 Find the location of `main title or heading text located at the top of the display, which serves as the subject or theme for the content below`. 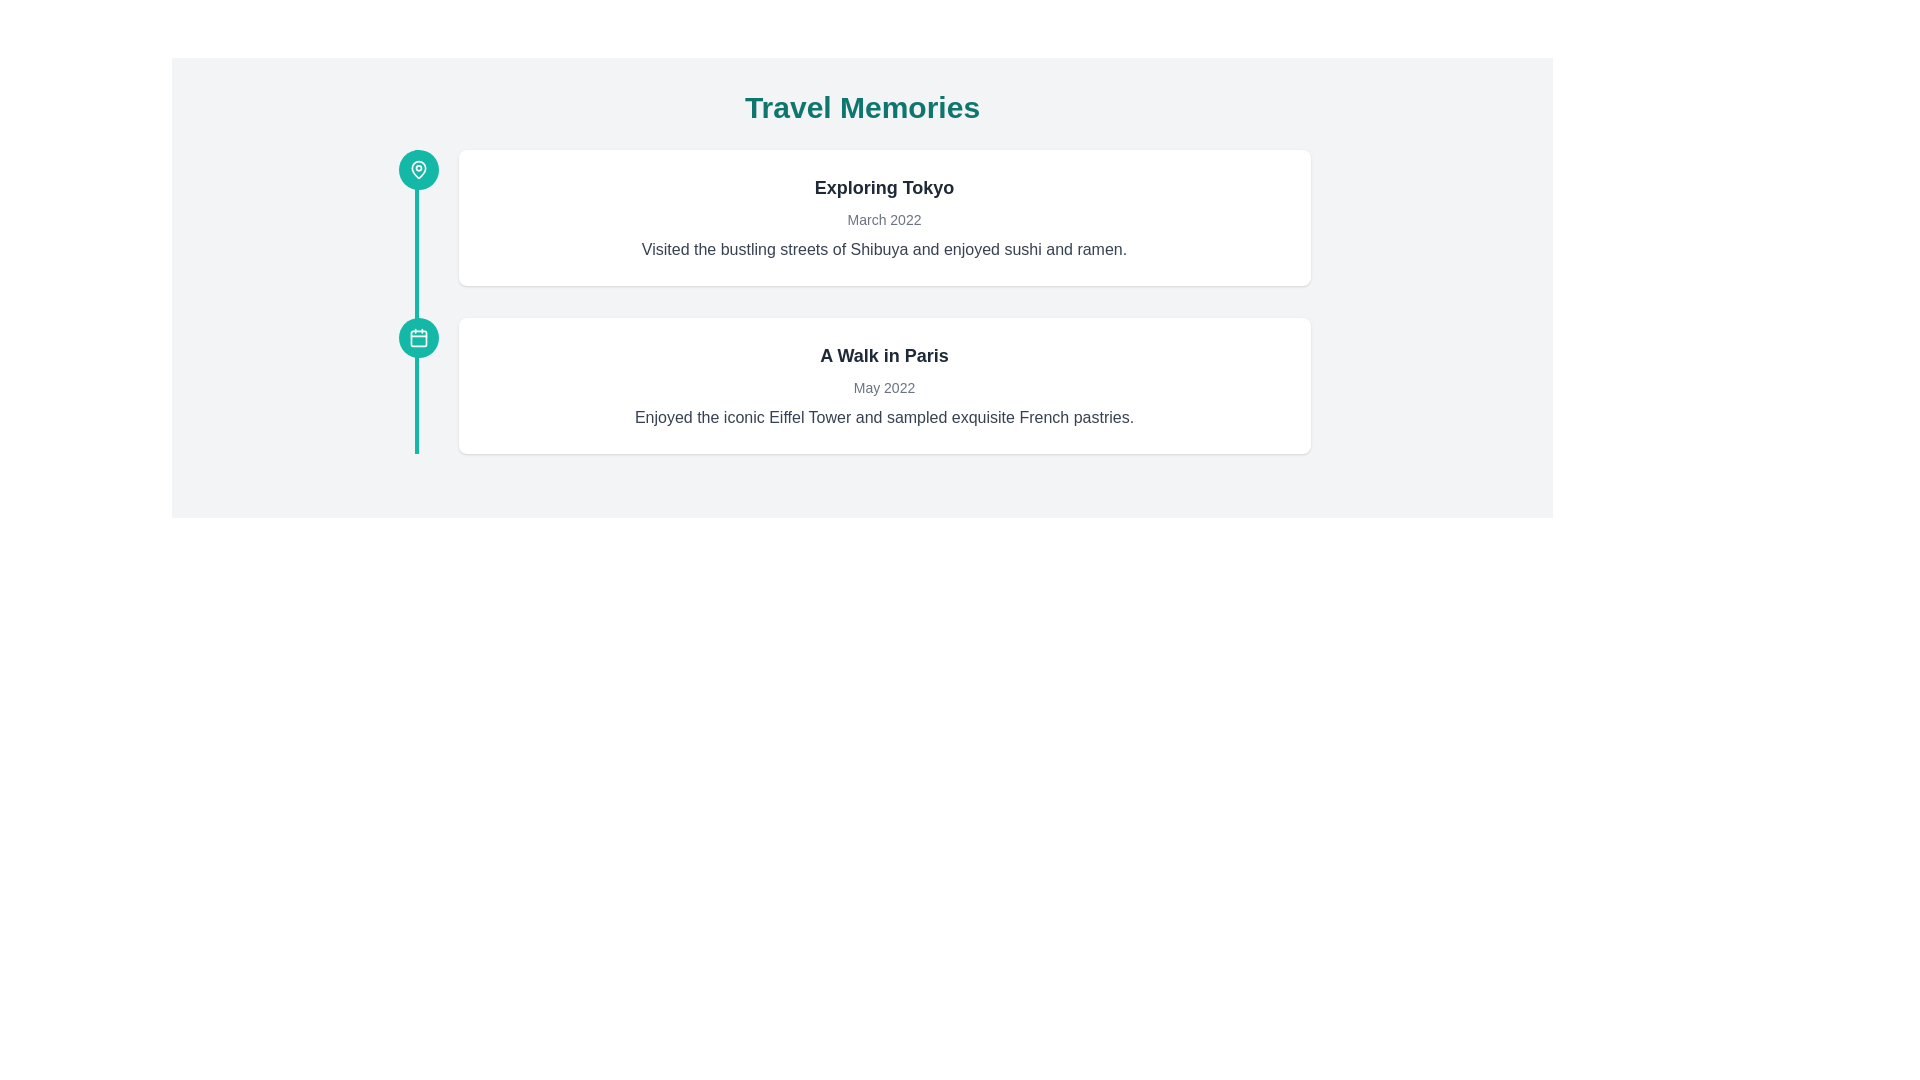

main title or heading text located at the top of the display, which serves as the subject or theme for the content below is located at coordinates (862, 108).